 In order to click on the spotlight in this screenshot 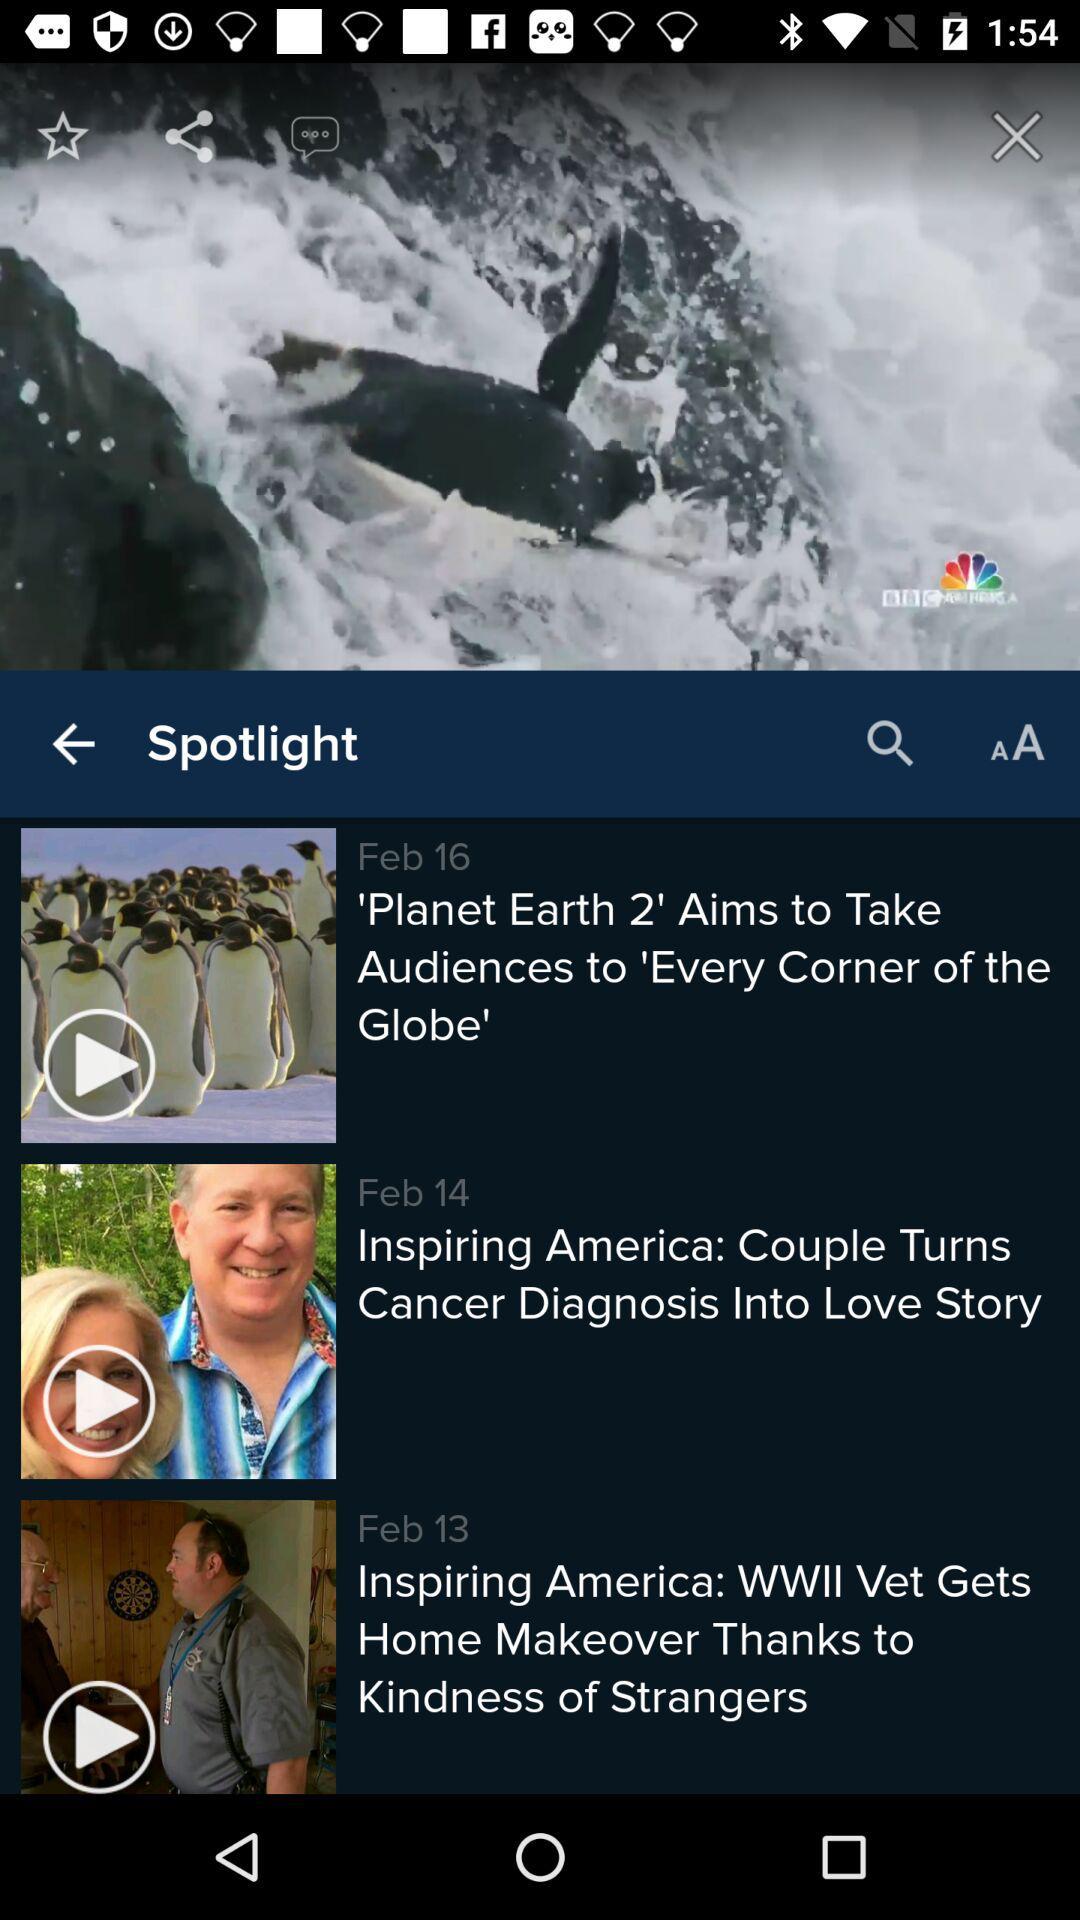, I will do `click(251, 743)`.